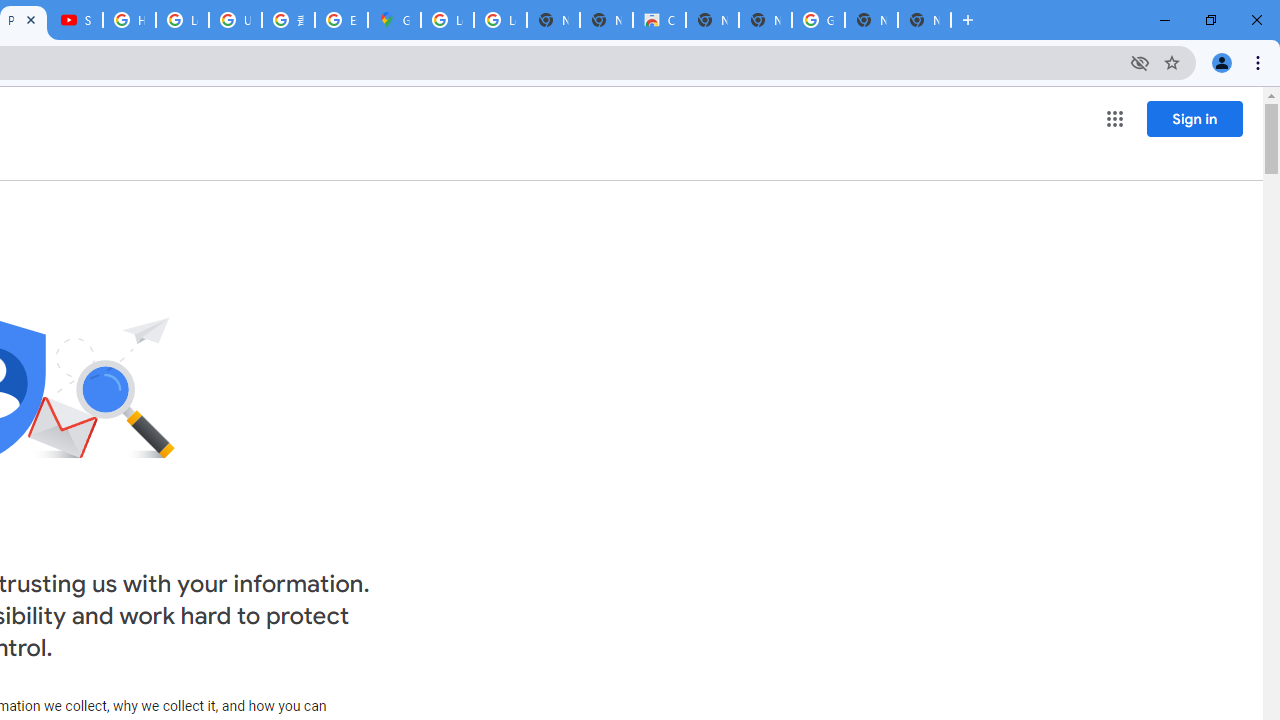 Image resolution: width=1280 pixels, height=720 pixels. I want to click on 'Explore new street-level details - Google Maps Help', so click(341, 20).